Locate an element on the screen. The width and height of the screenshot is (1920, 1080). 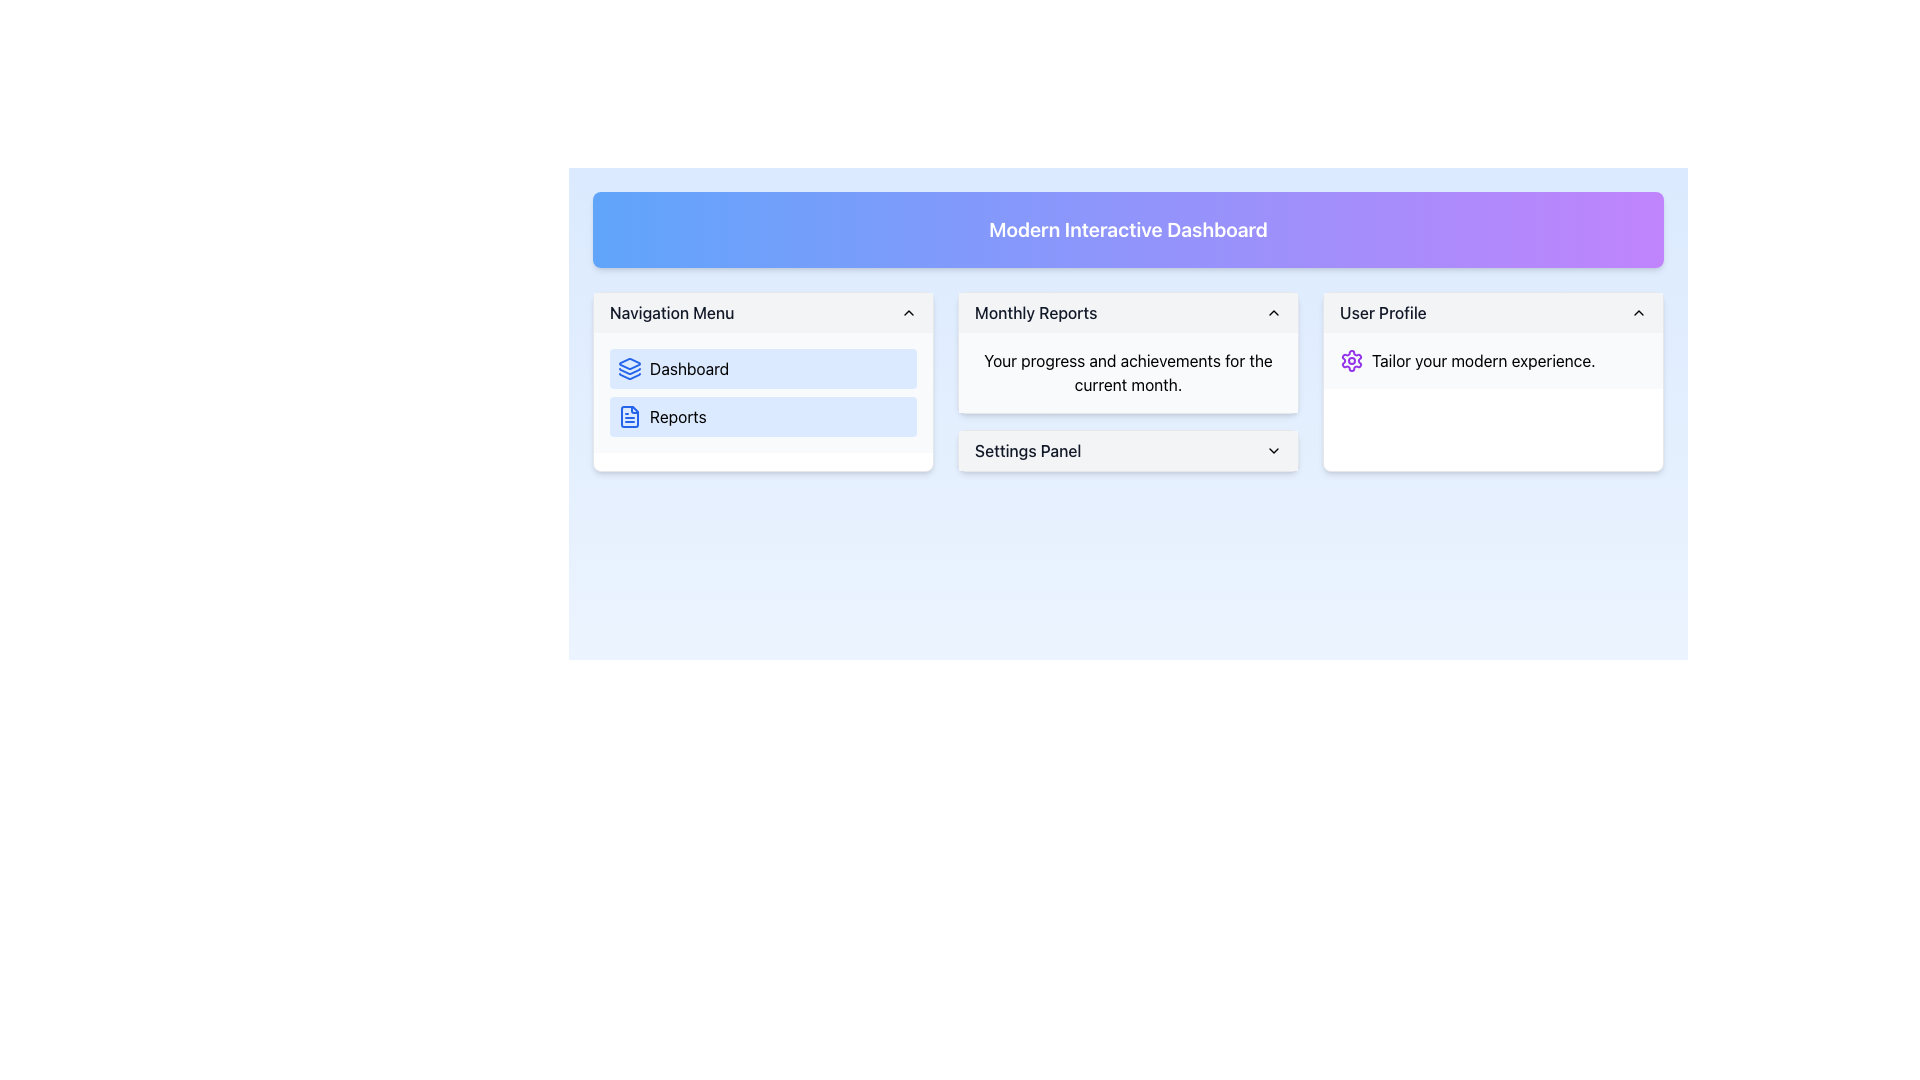
the small upward-pointing chevron icon located to the far-right of the 'Monthly Reports' panel heading is located at coordinates (1272, 312).